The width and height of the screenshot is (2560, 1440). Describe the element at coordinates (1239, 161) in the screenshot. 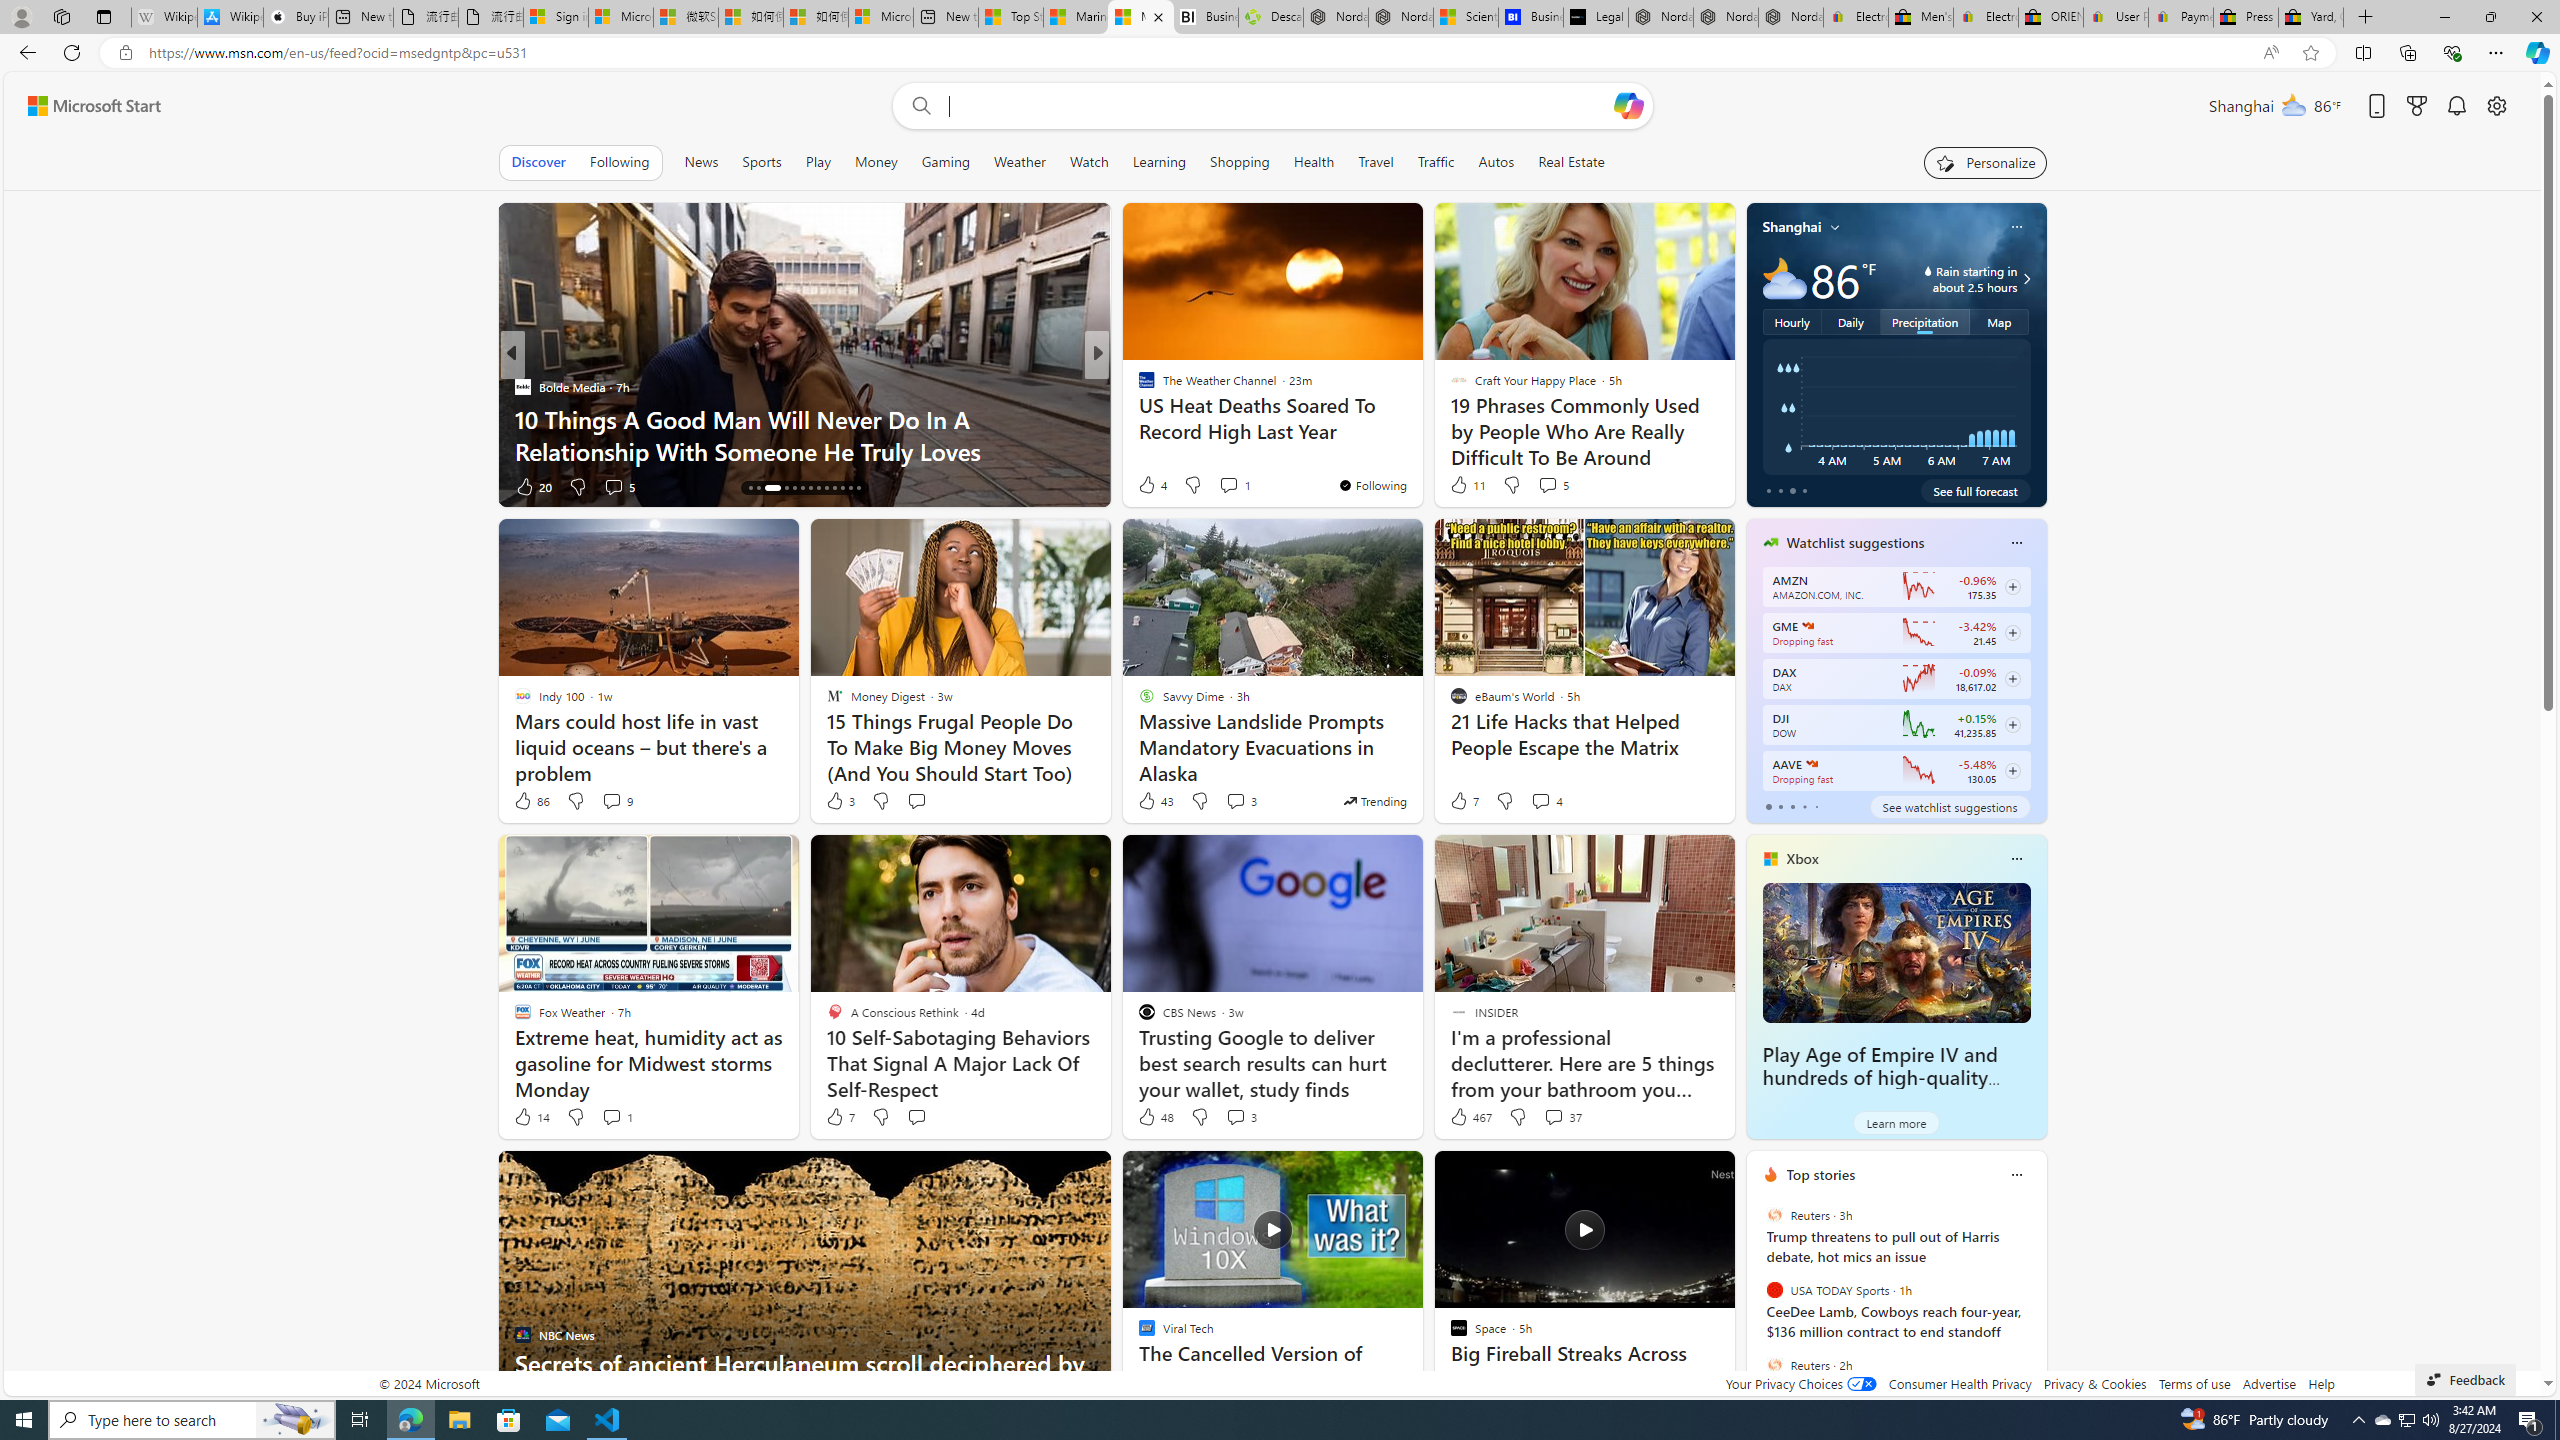

I see `'Shopping'` at that location.